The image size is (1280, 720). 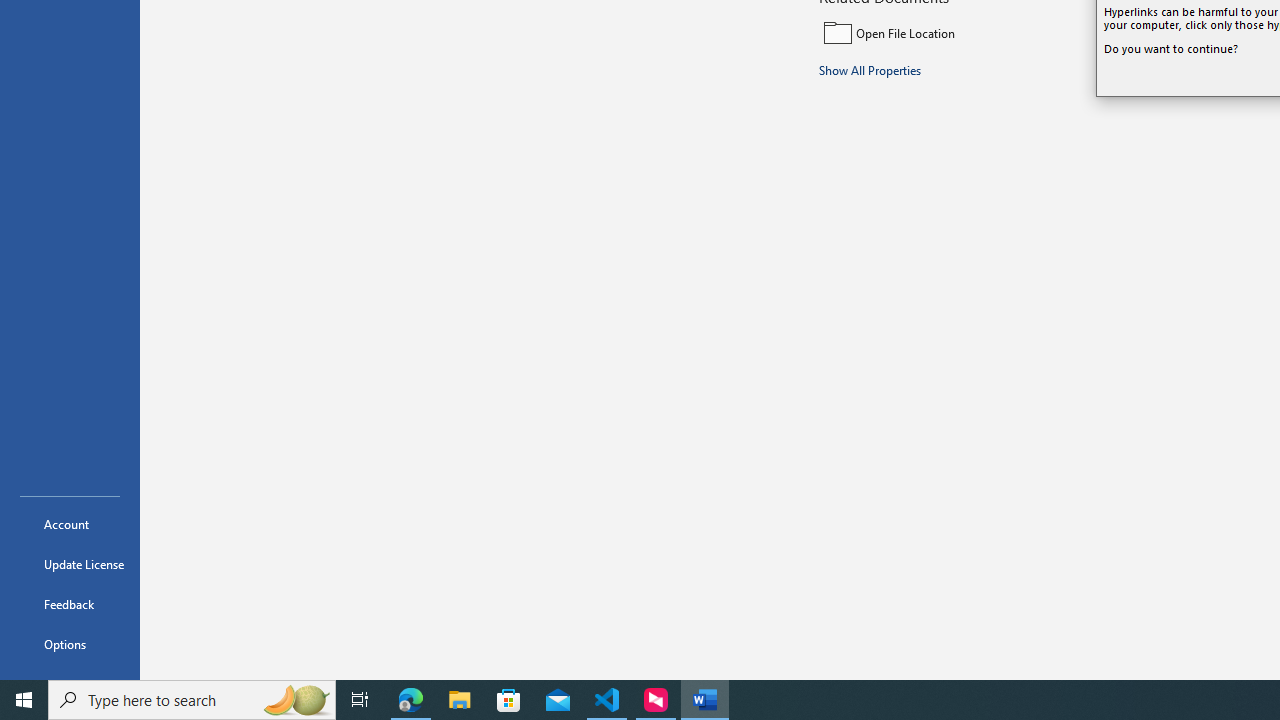 What do you see at coordinates (410, 698) in the screenshot?
I see `'Microsoft Edge - 1 running window'` at bounding box center [410, 698].